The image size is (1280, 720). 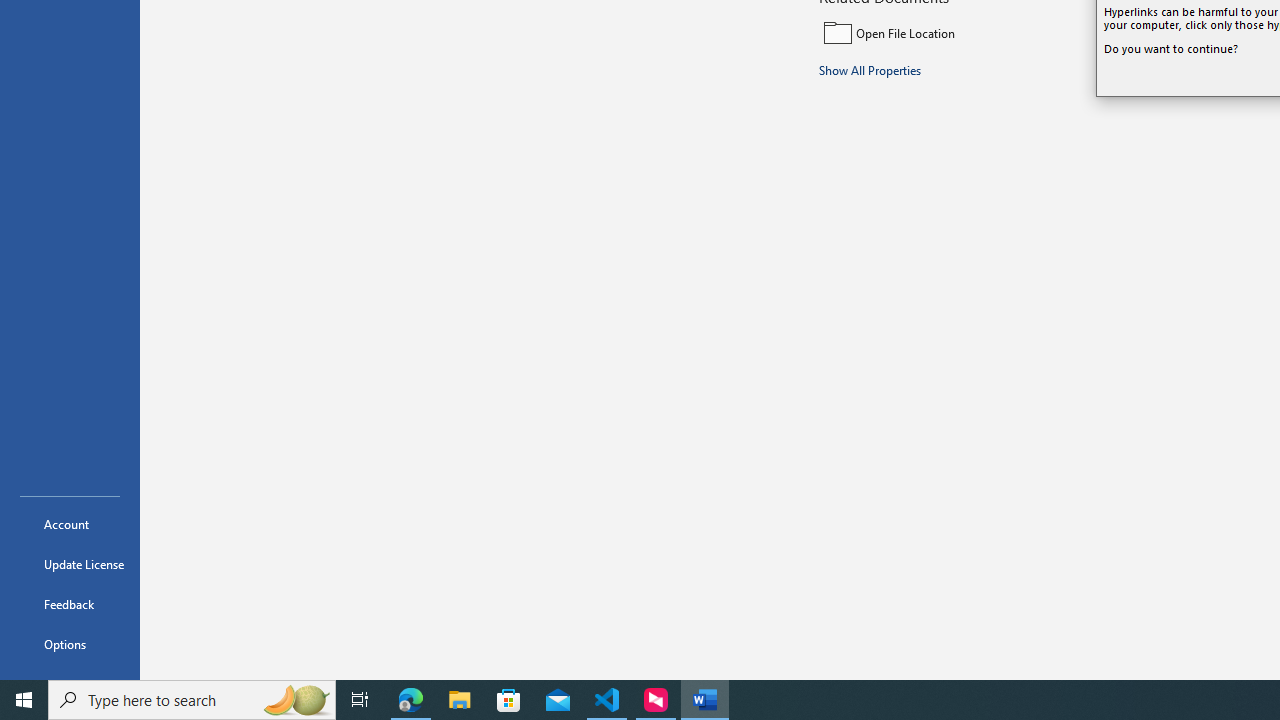 What do you see at coordinates (410, 698) in the screenshot?
I see `'Microsoft Edge - 1 running window'` at bounding box center [410, 698].